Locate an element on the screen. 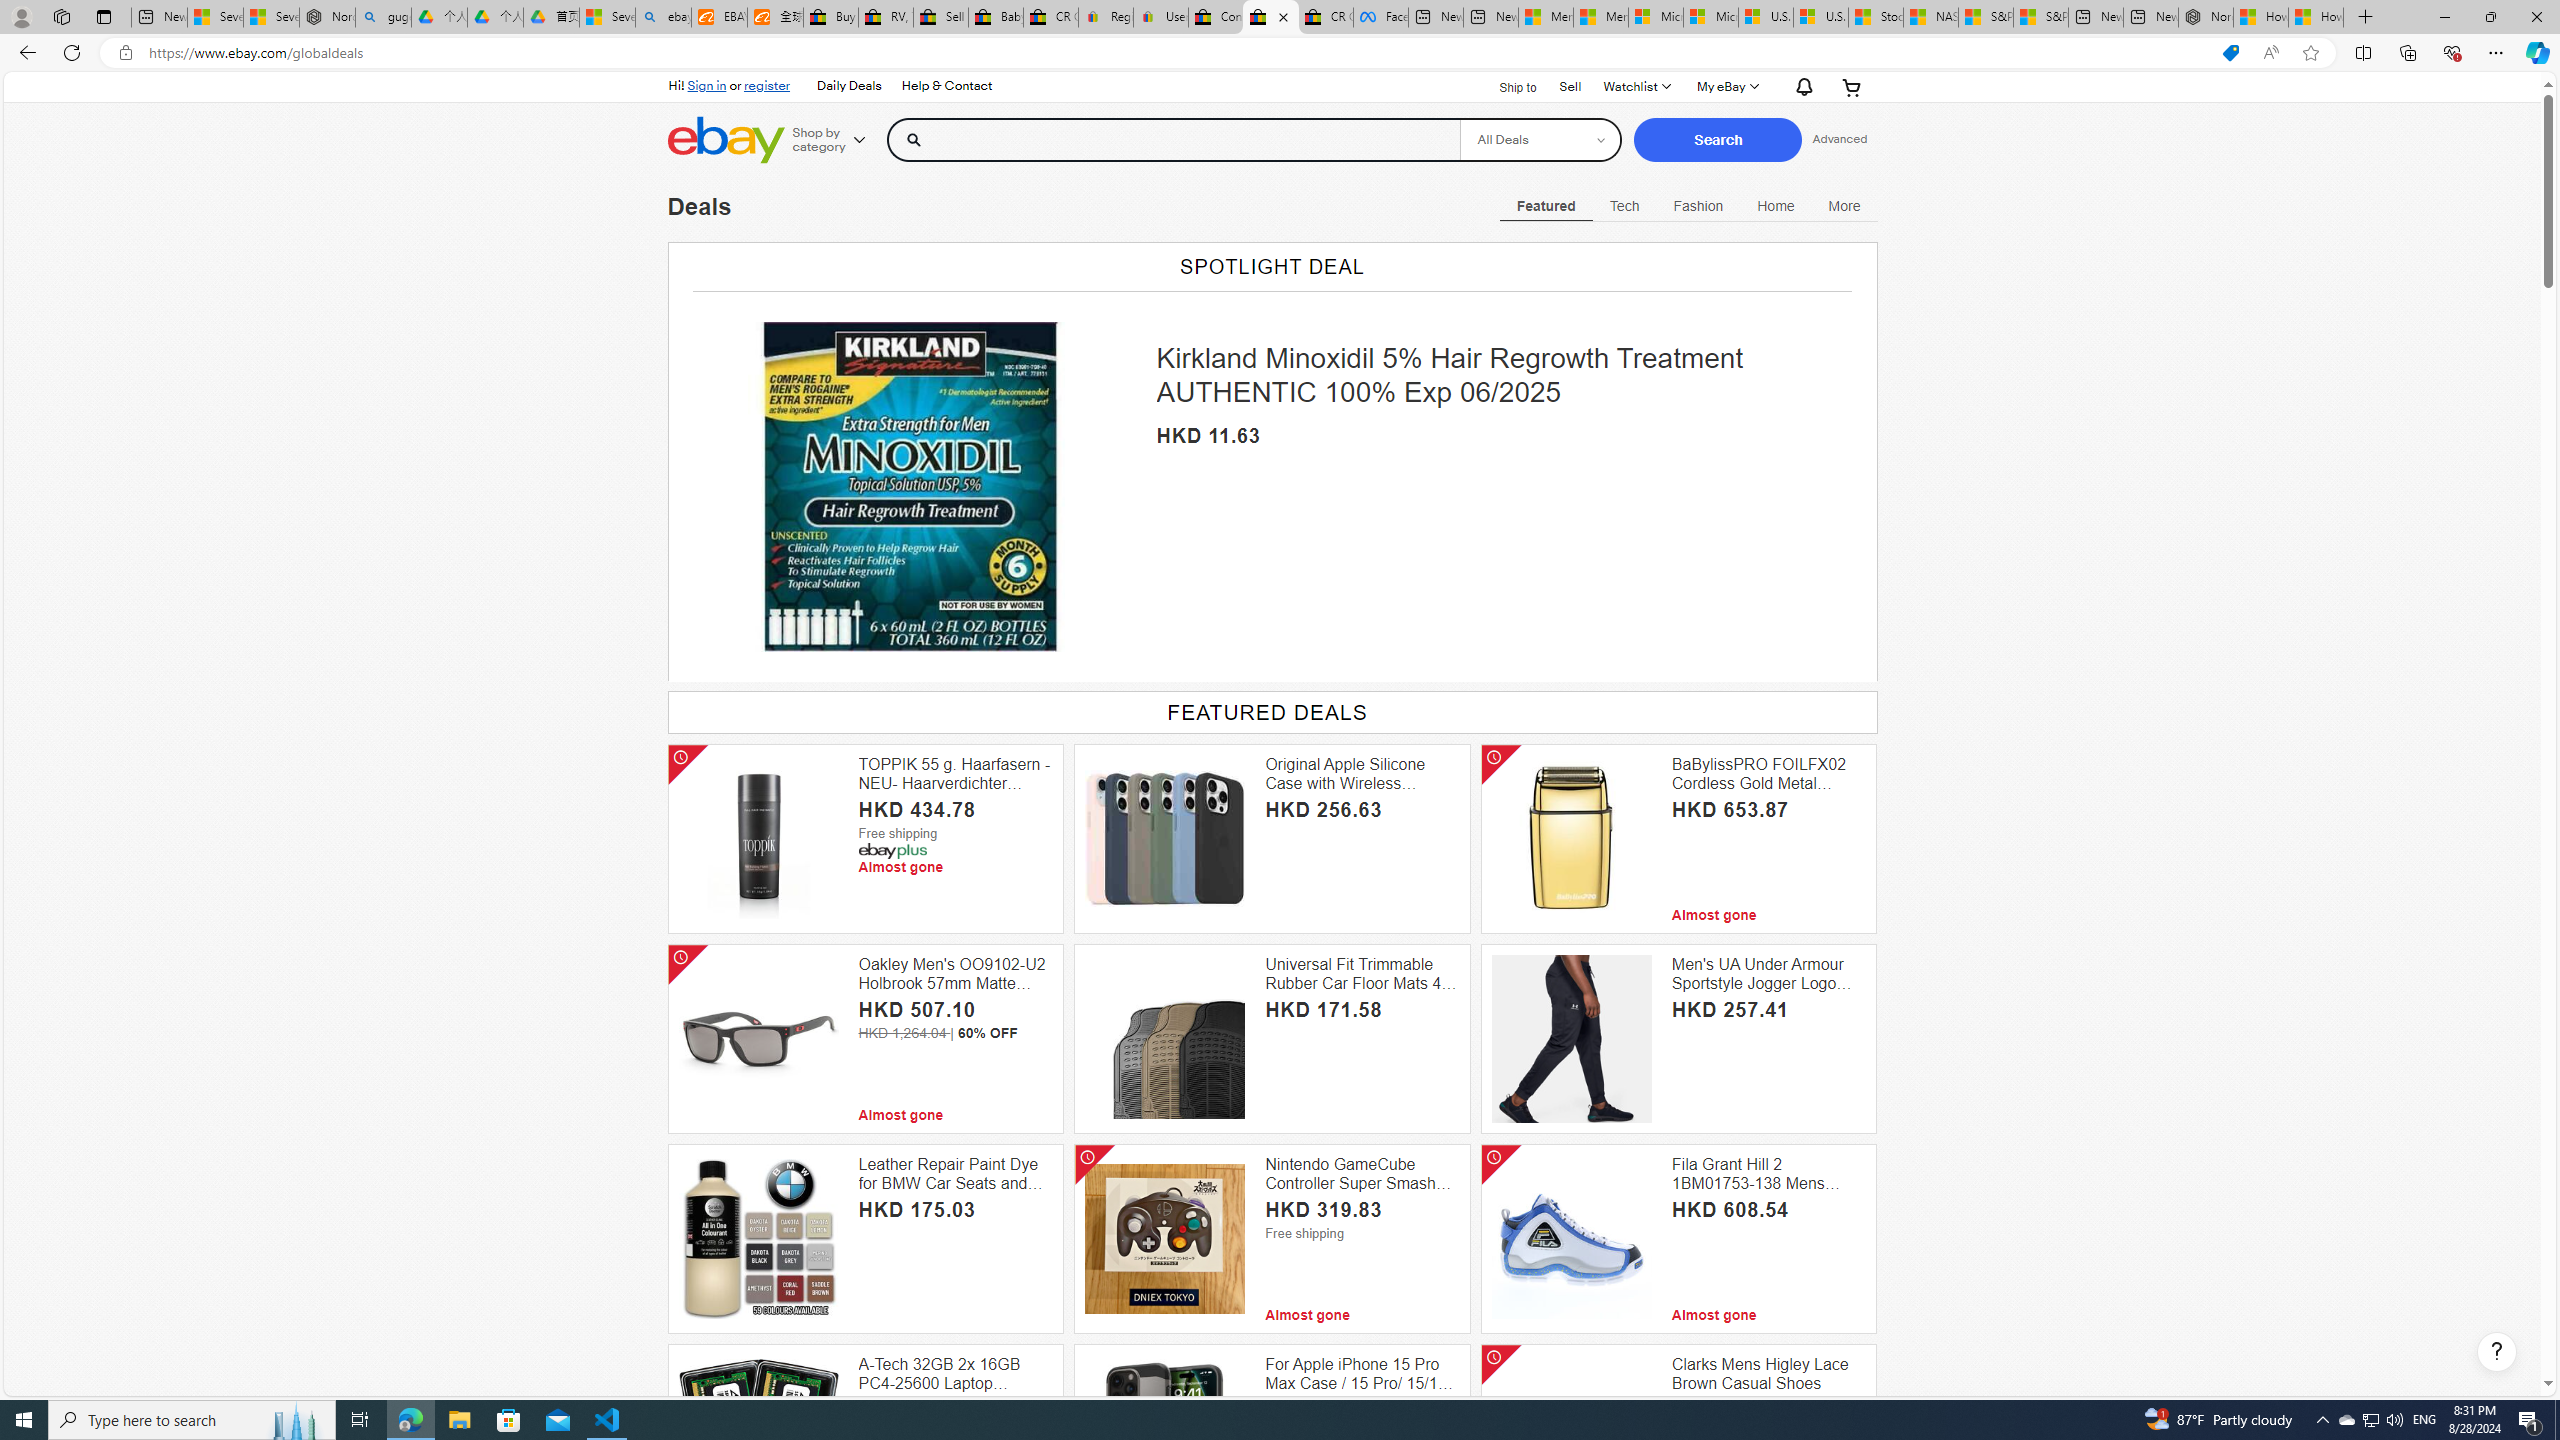 This screenshot has width=2560, height=1440. 'eBay Home' is located at coordinates (726, 139).